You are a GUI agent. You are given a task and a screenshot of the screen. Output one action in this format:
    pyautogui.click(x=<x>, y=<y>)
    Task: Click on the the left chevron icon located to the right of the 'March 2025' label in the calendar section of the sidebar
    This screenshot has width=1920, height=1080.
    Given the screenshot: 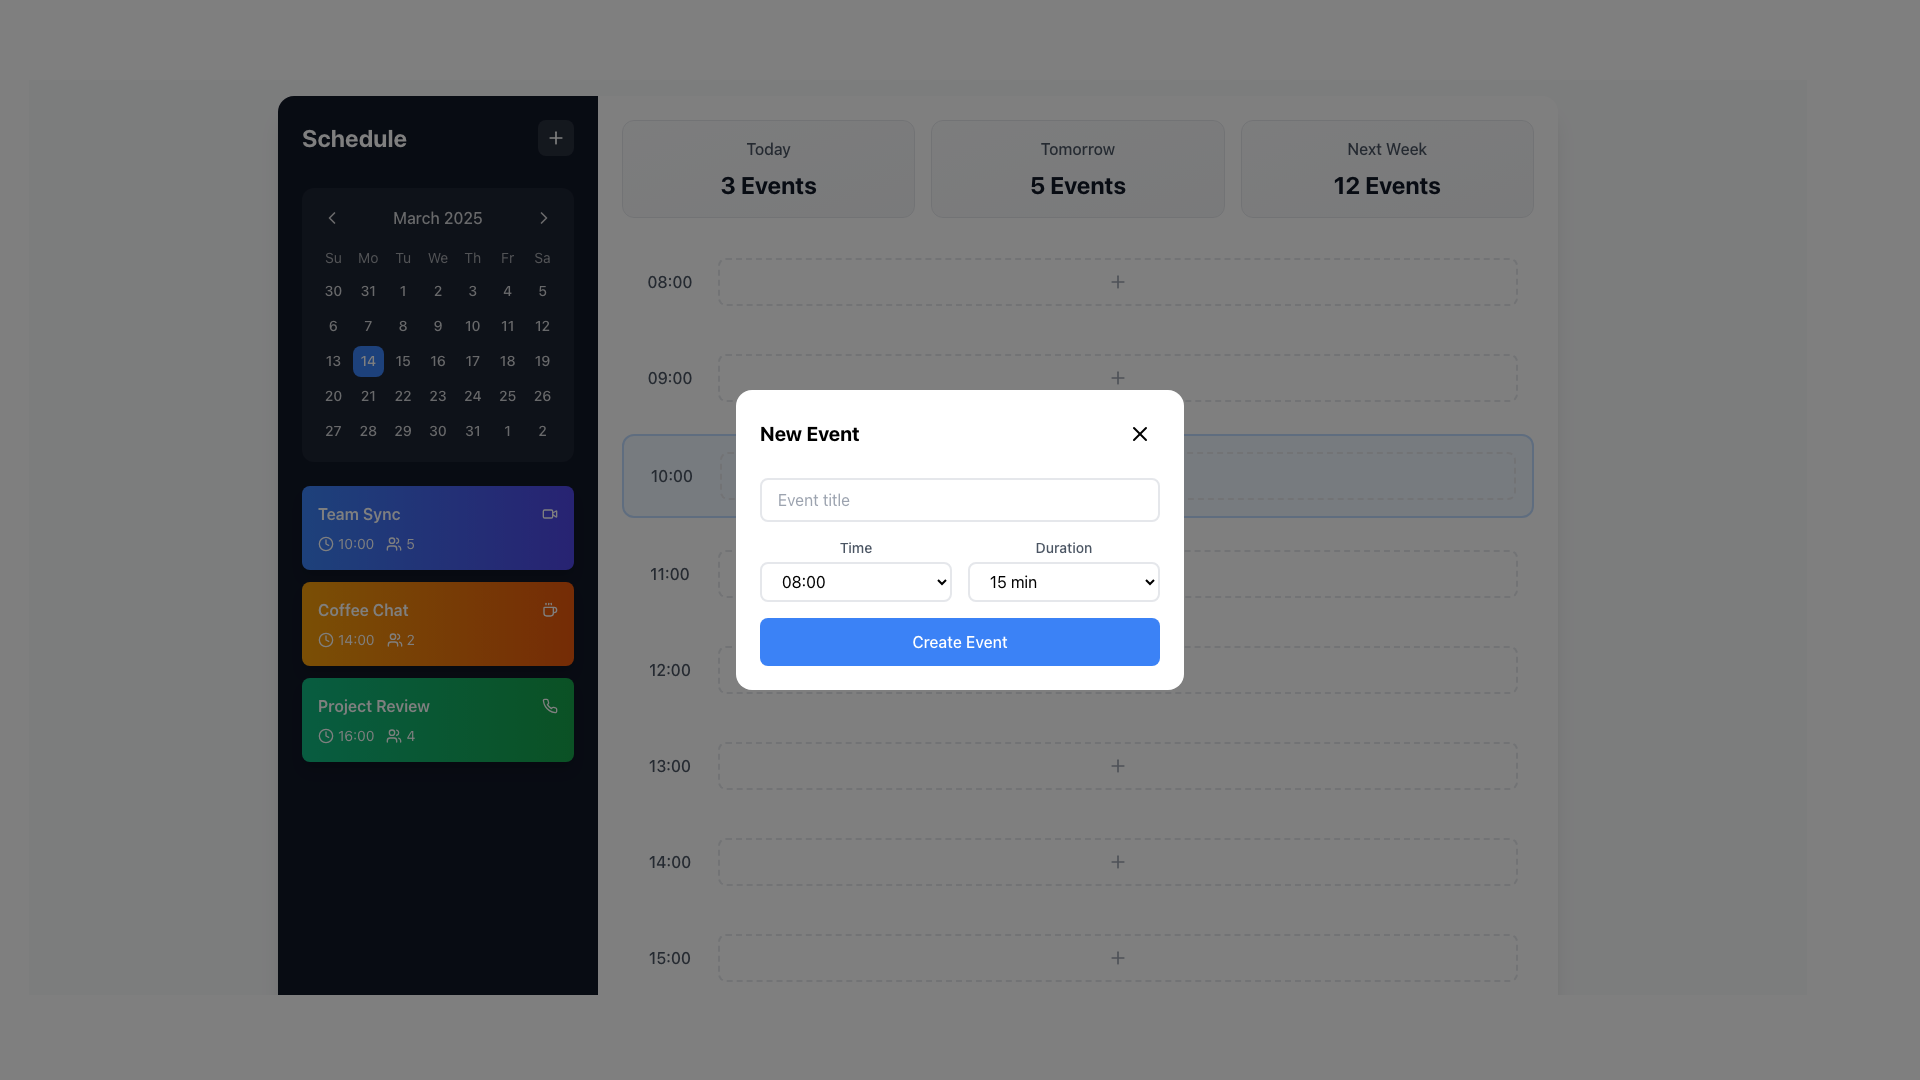 What is the action you would take?
    pyautogui.click(x=331, y=218)
    